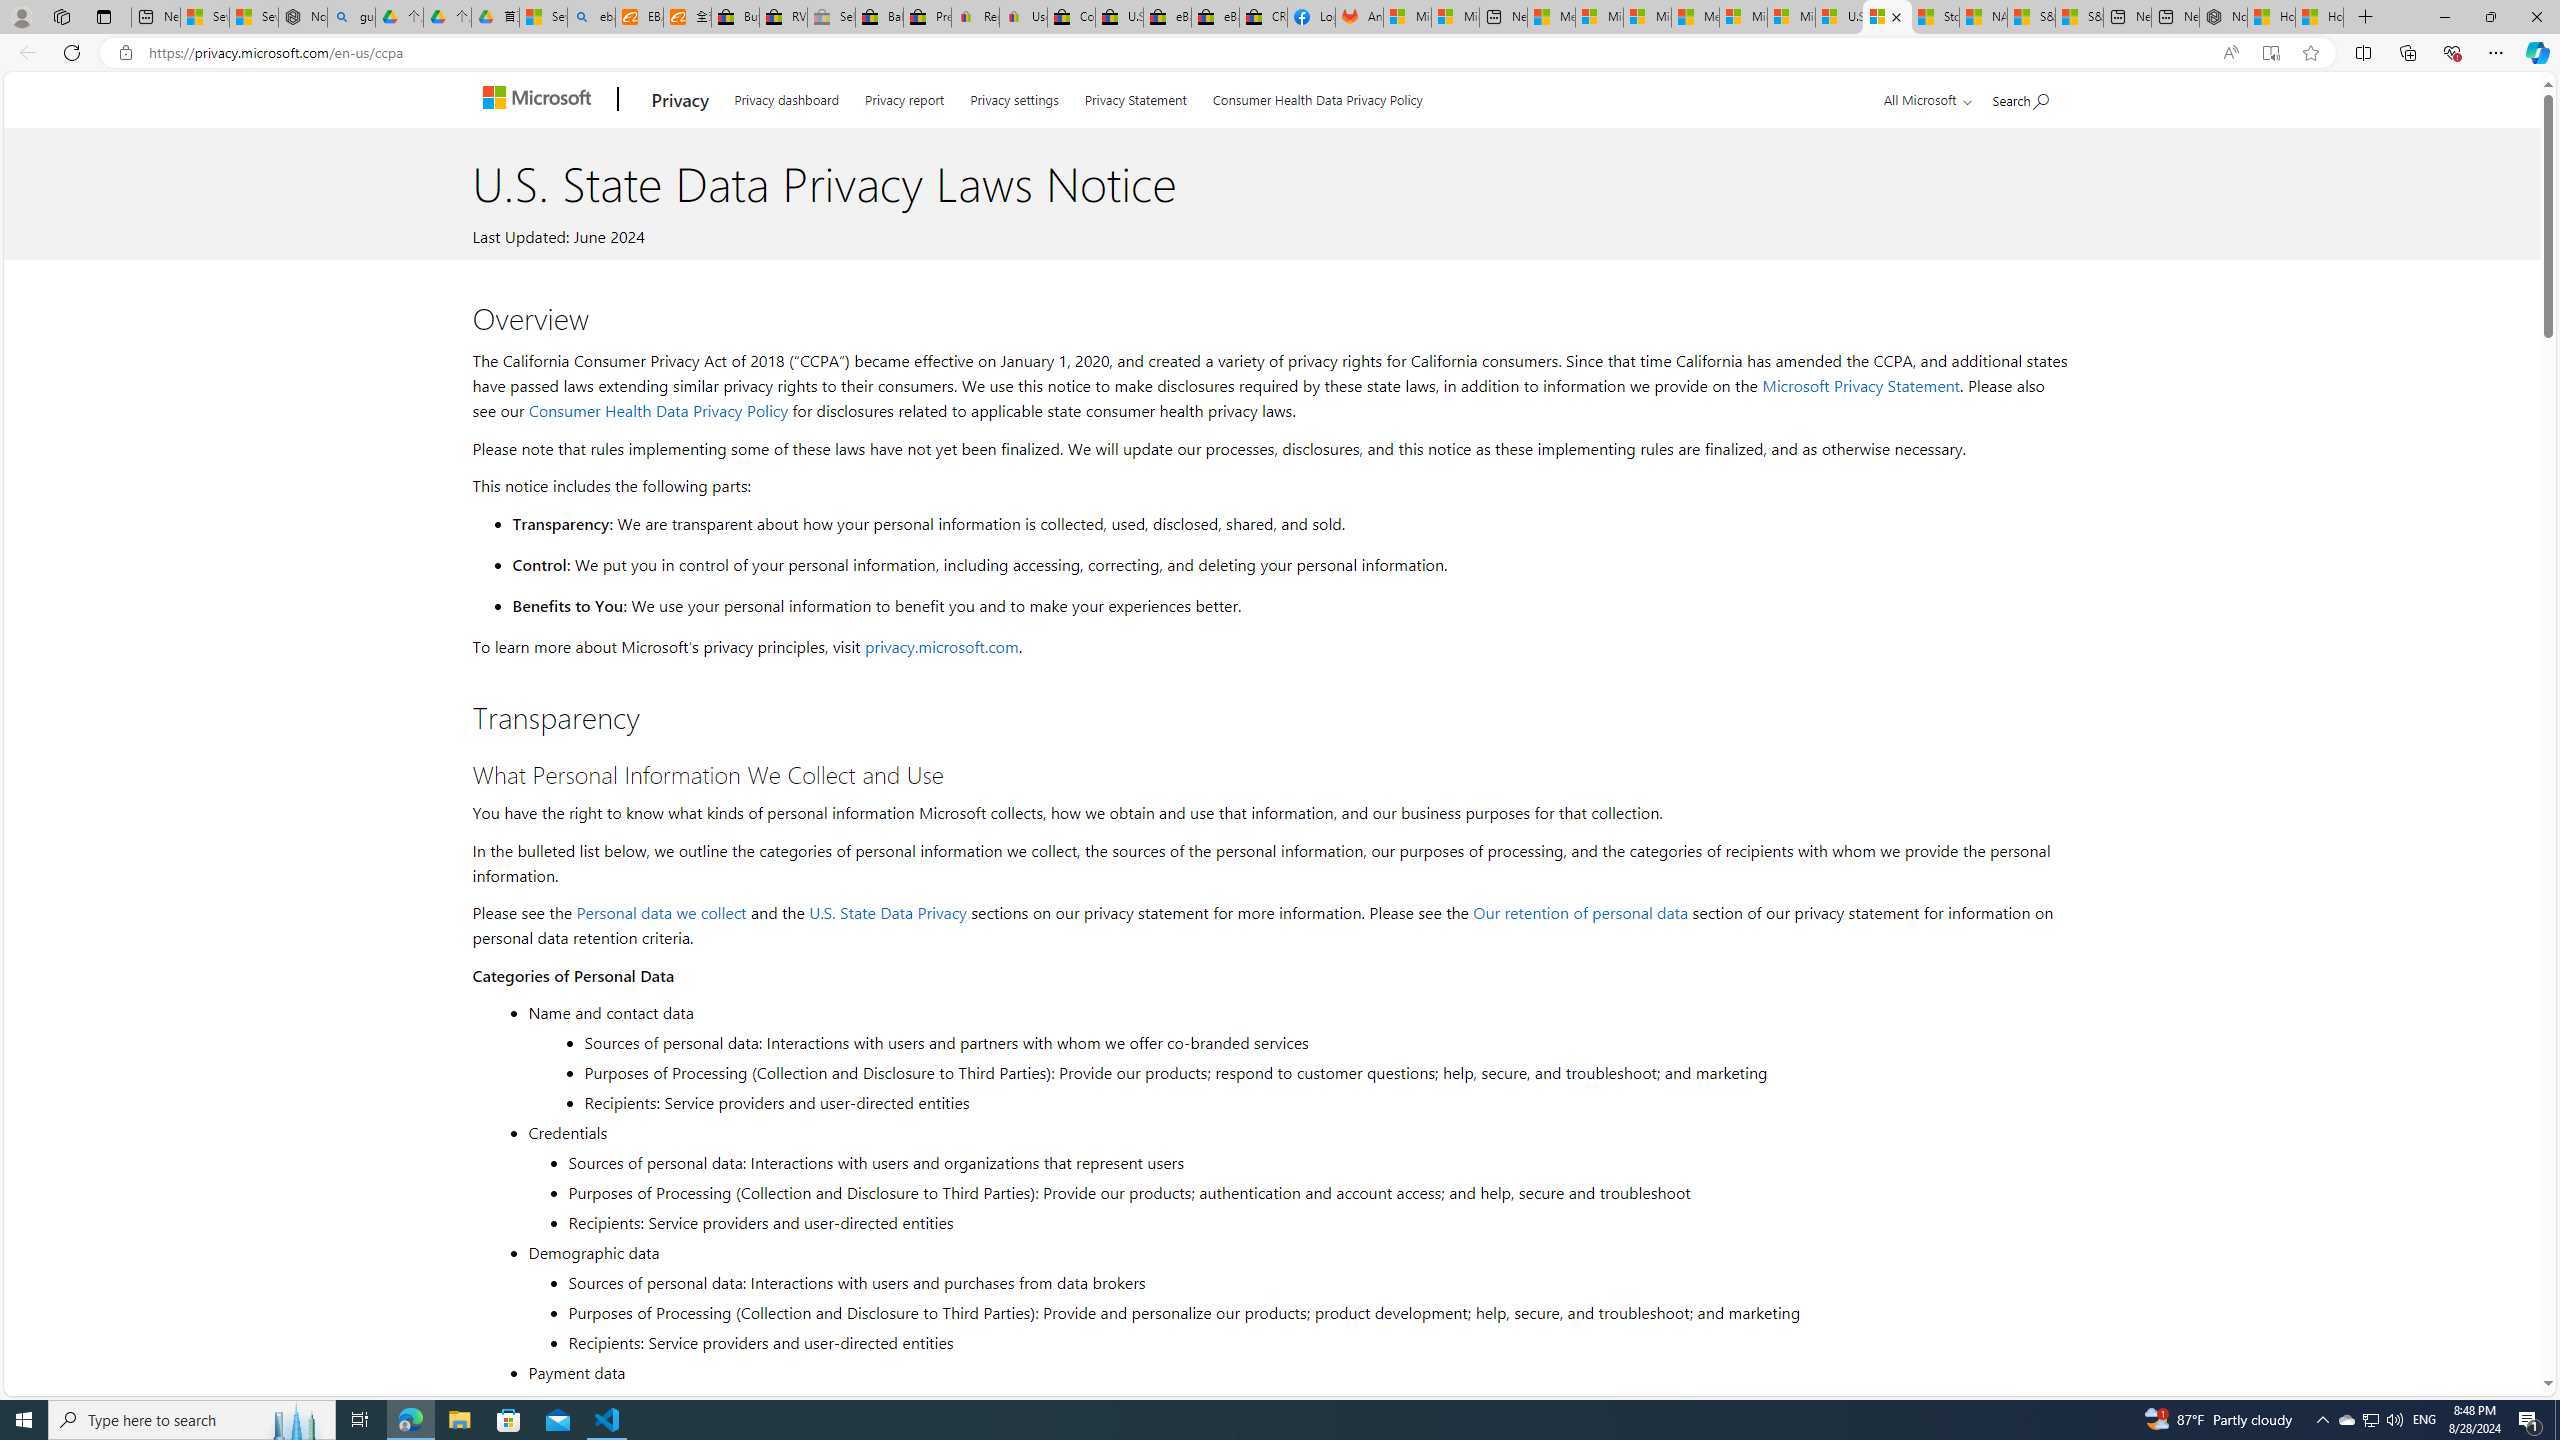 Image resolution: width=2560 pixels, height=1440 pixels. What do you see at coordinates (351, 16) in the screenshot?
I see `'guge yunpan - Search'` at bounding box center [351, 16].